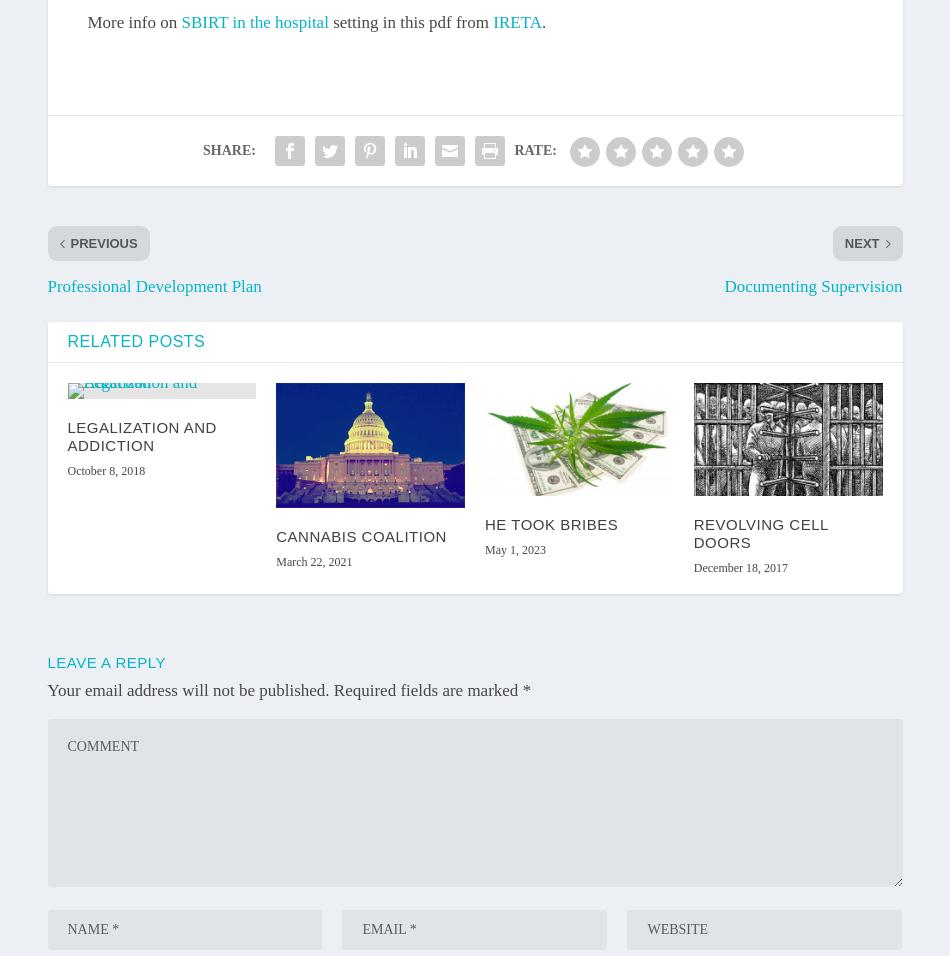 Image resolution: width=950 pixels, height=956 pixels. I want to click on 'SBIRT in the hospital', so click(253, 20).